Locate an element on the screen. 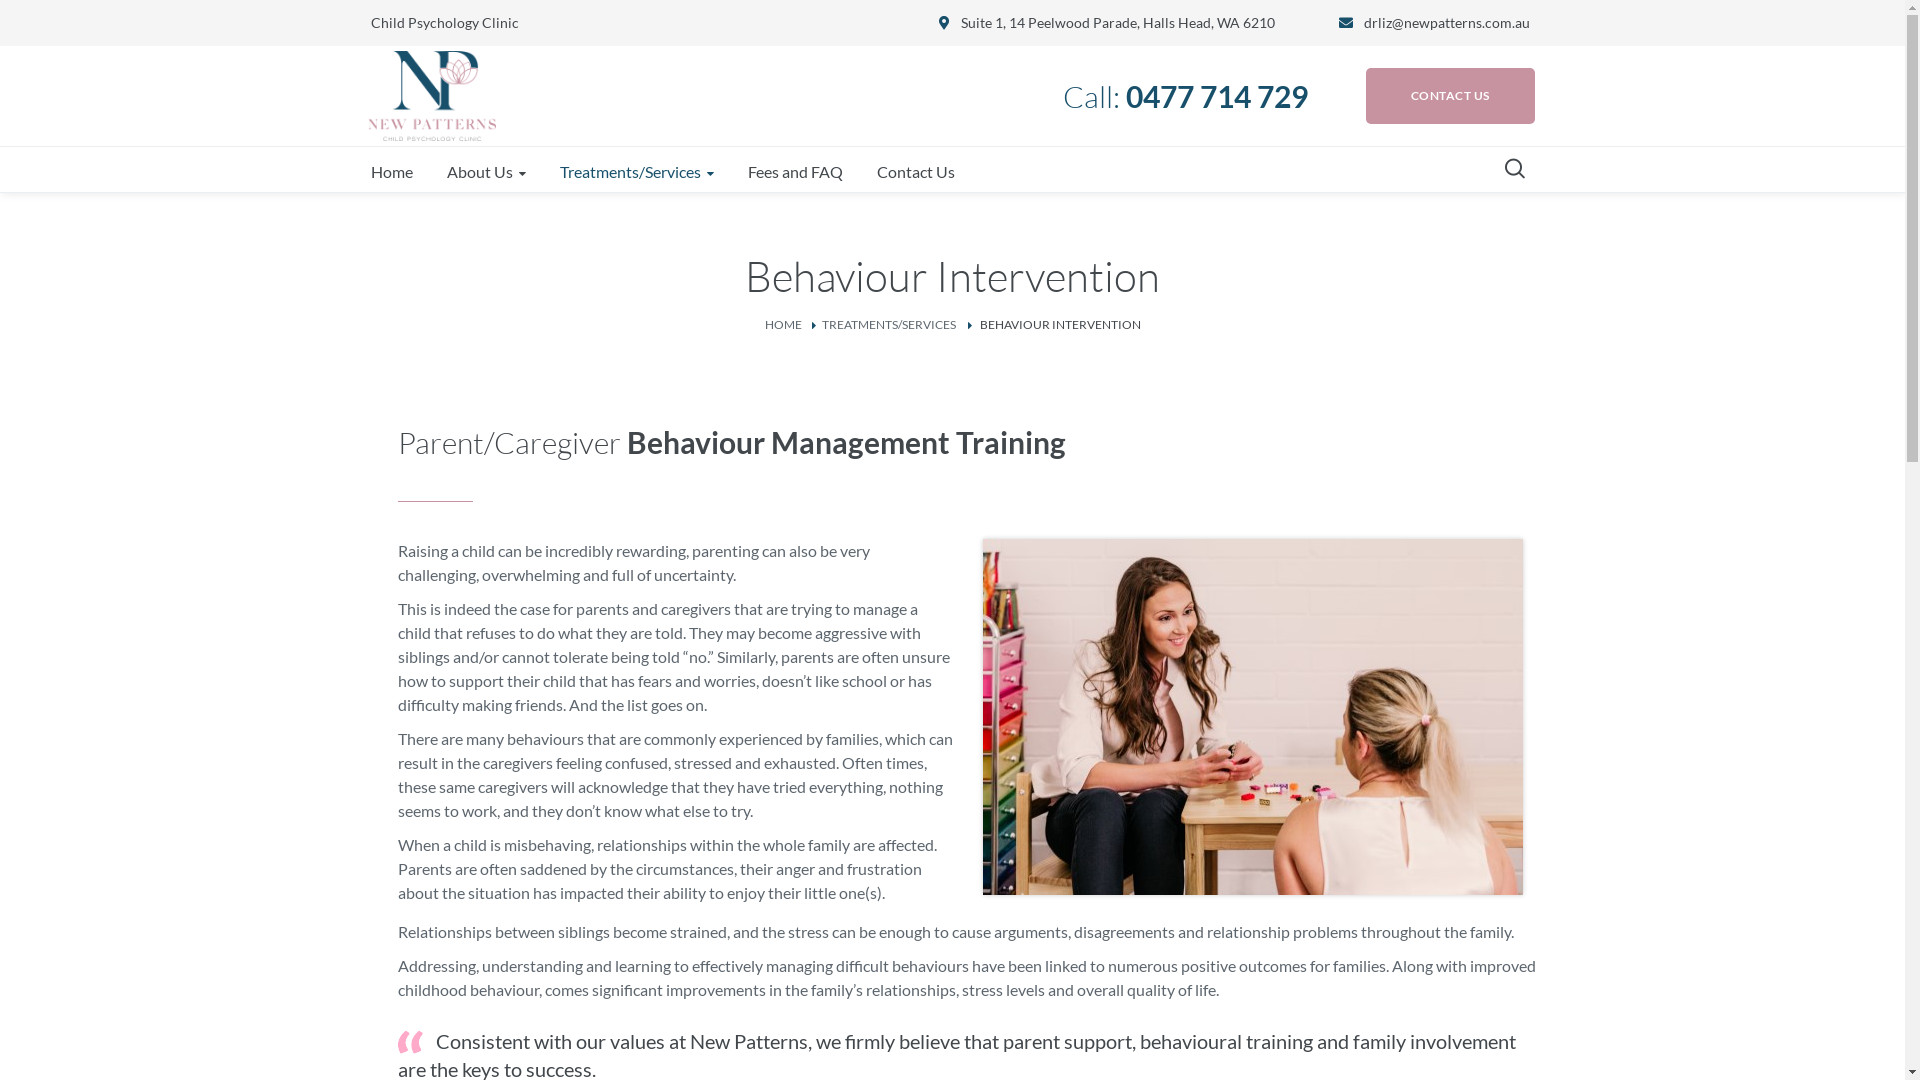 The image size is (1920, 1080). 'Treatments/Services' is located at coordinates (636, 171).